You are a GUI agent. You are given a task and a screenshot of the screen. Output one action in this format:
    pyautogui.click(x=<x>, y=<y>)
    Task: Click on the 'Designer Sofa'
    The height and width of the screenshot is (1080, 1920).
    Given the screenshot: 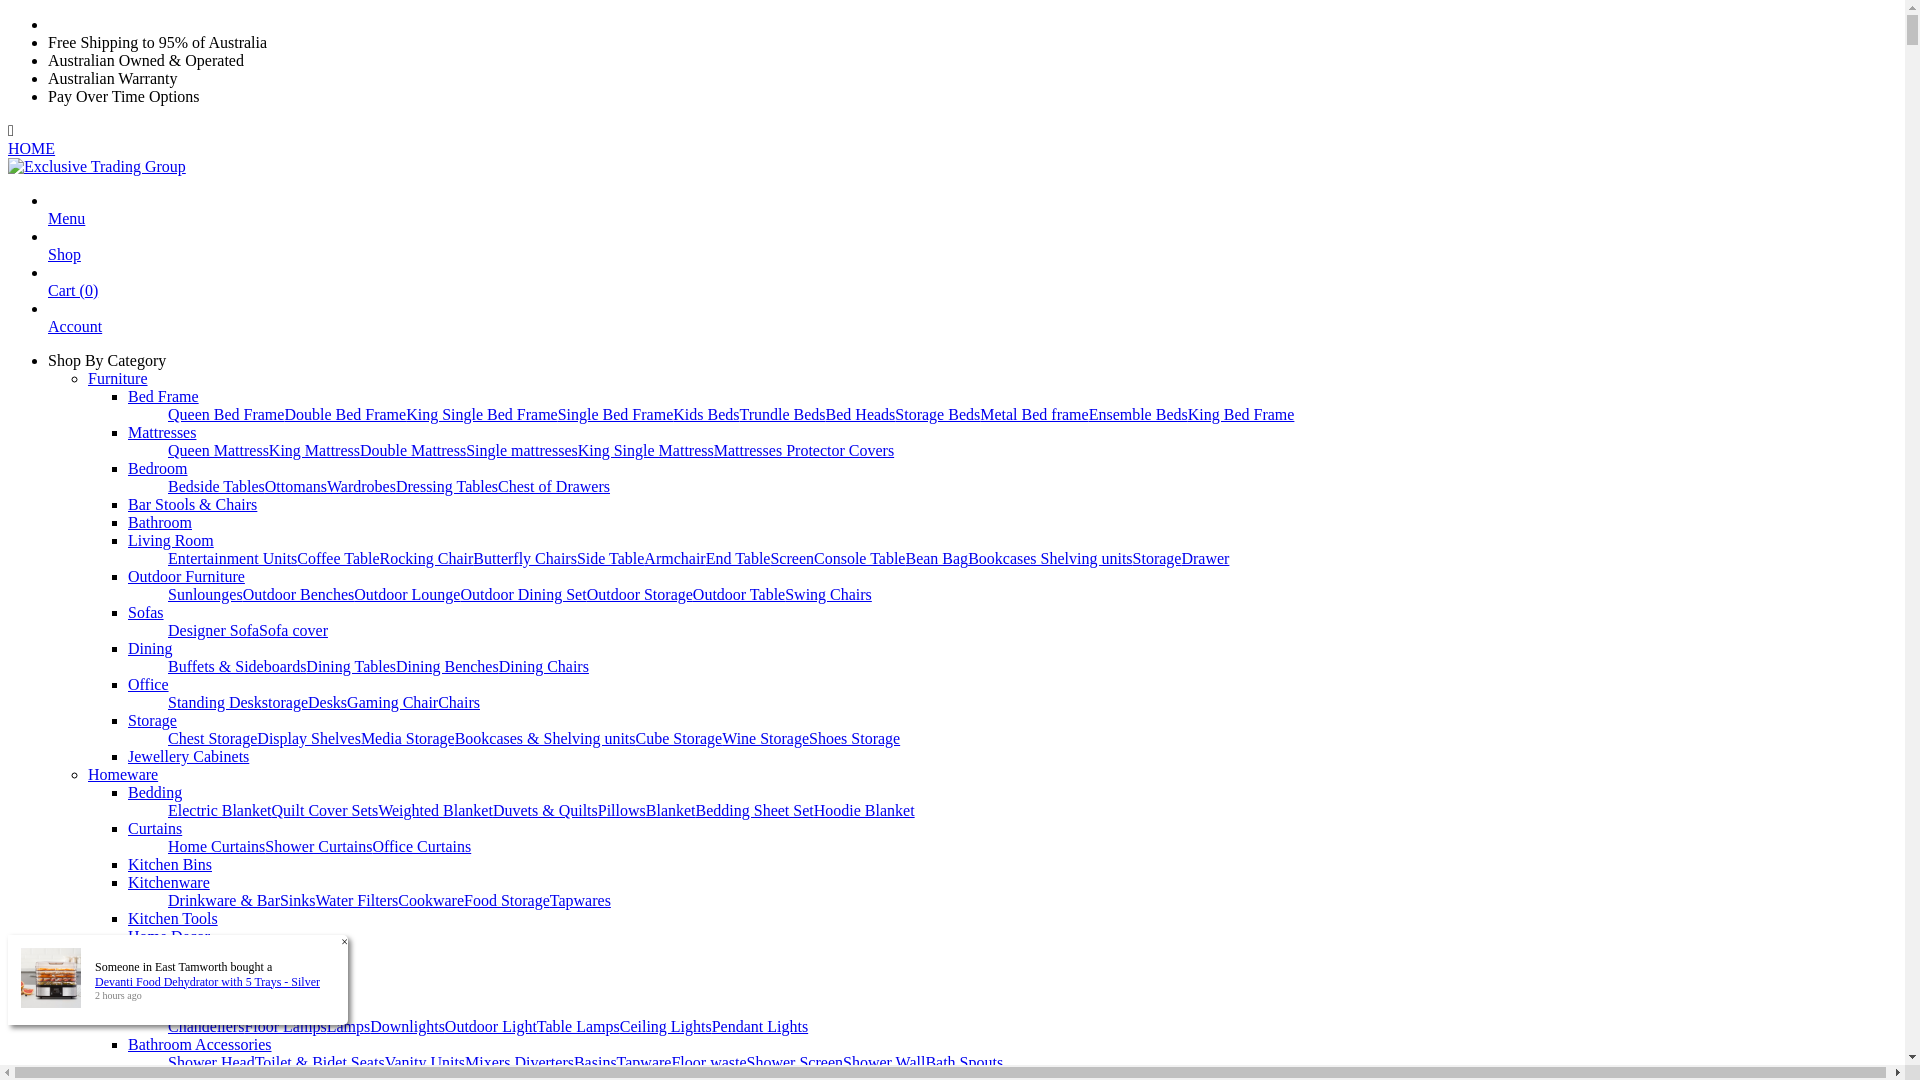 What is the action you would take?
    pyautogui.click(x=168, y=630)
    